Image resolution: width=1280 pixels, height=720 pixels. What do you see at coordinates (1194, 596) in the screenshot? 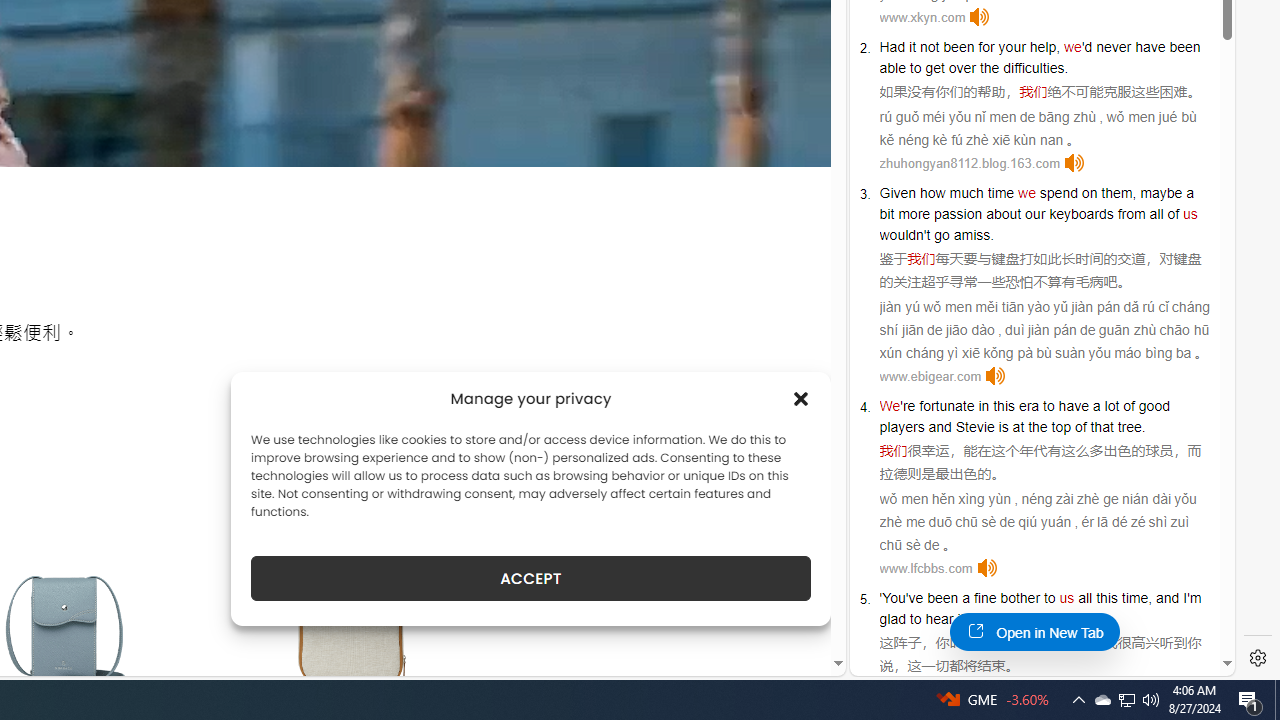
I see `''m'` at bounding box center [1194, 596].